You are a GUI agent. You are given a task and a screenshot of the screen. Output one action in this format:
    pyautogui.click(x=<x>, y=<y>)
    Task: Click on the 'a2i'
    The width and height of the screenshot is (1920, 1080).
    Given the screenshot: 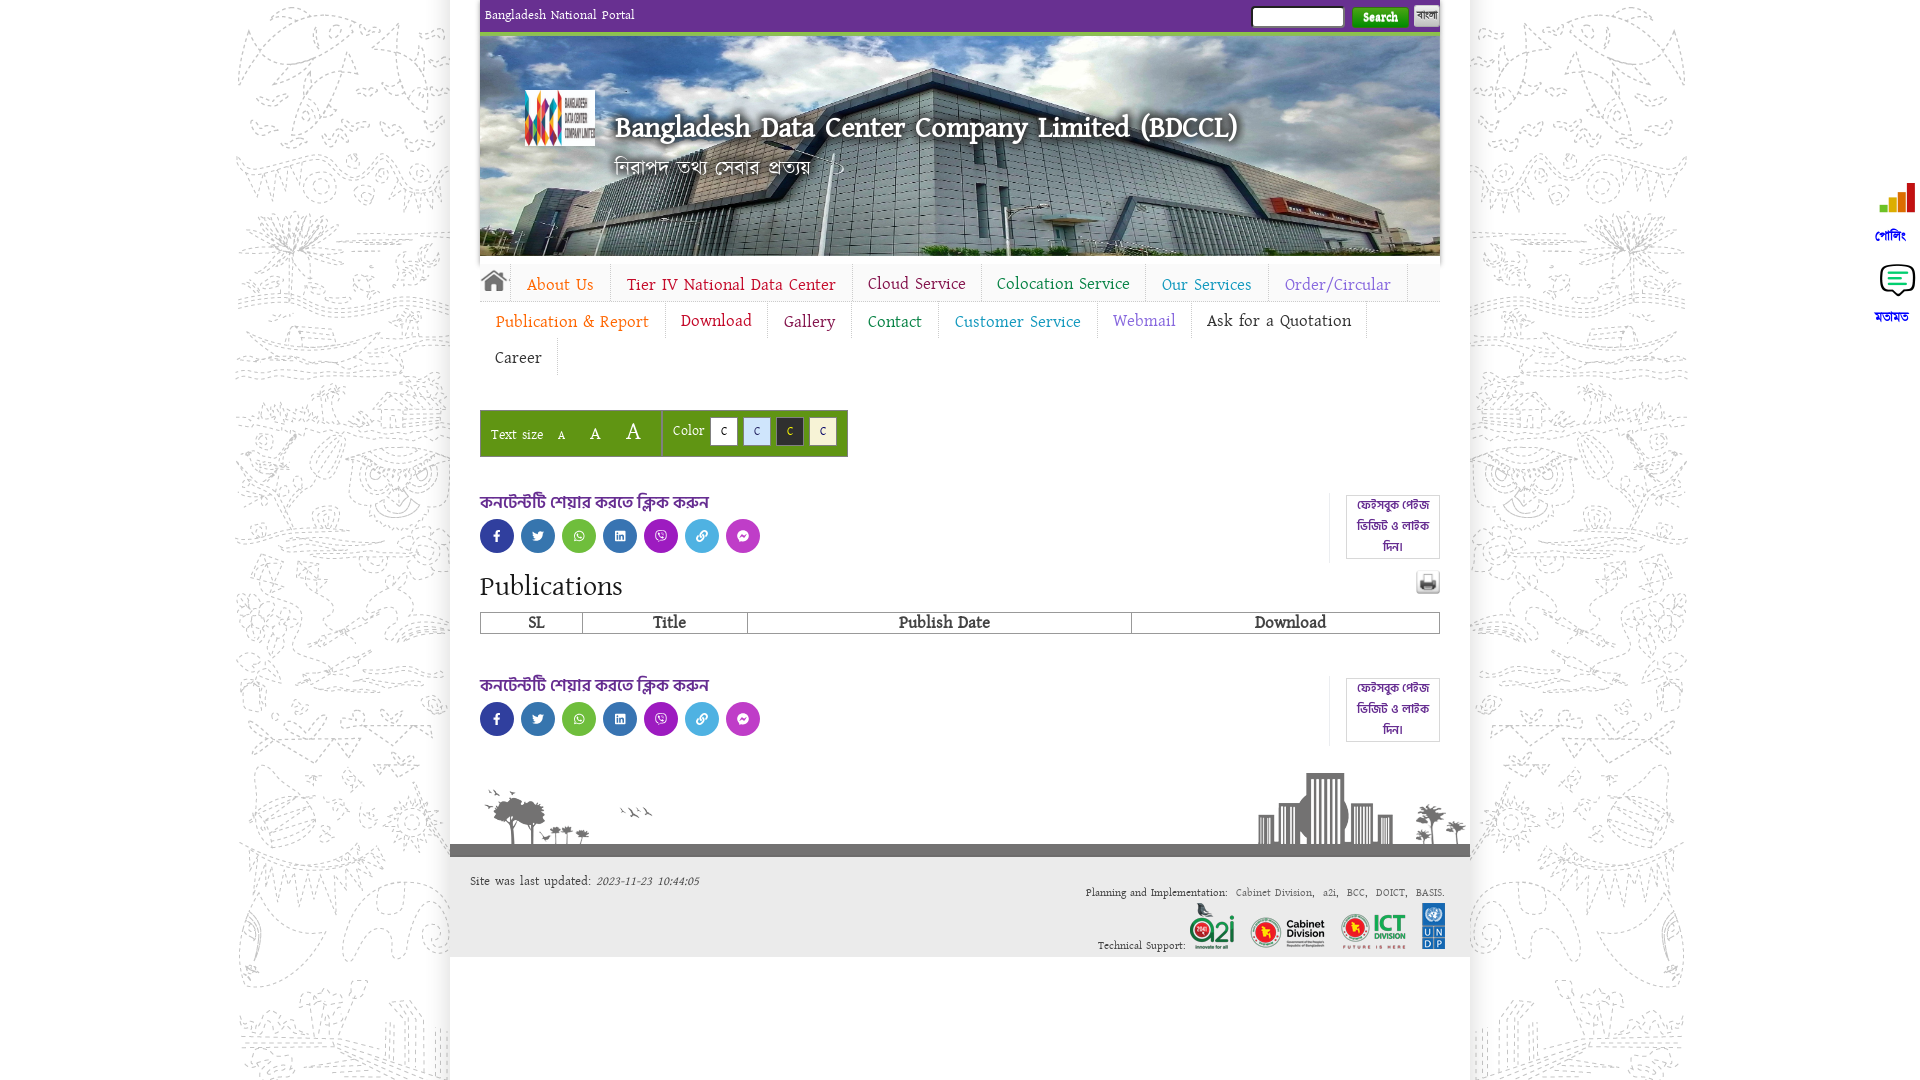 What is the action you would take?
    pyautogui.click(x=1329, y=891)
    